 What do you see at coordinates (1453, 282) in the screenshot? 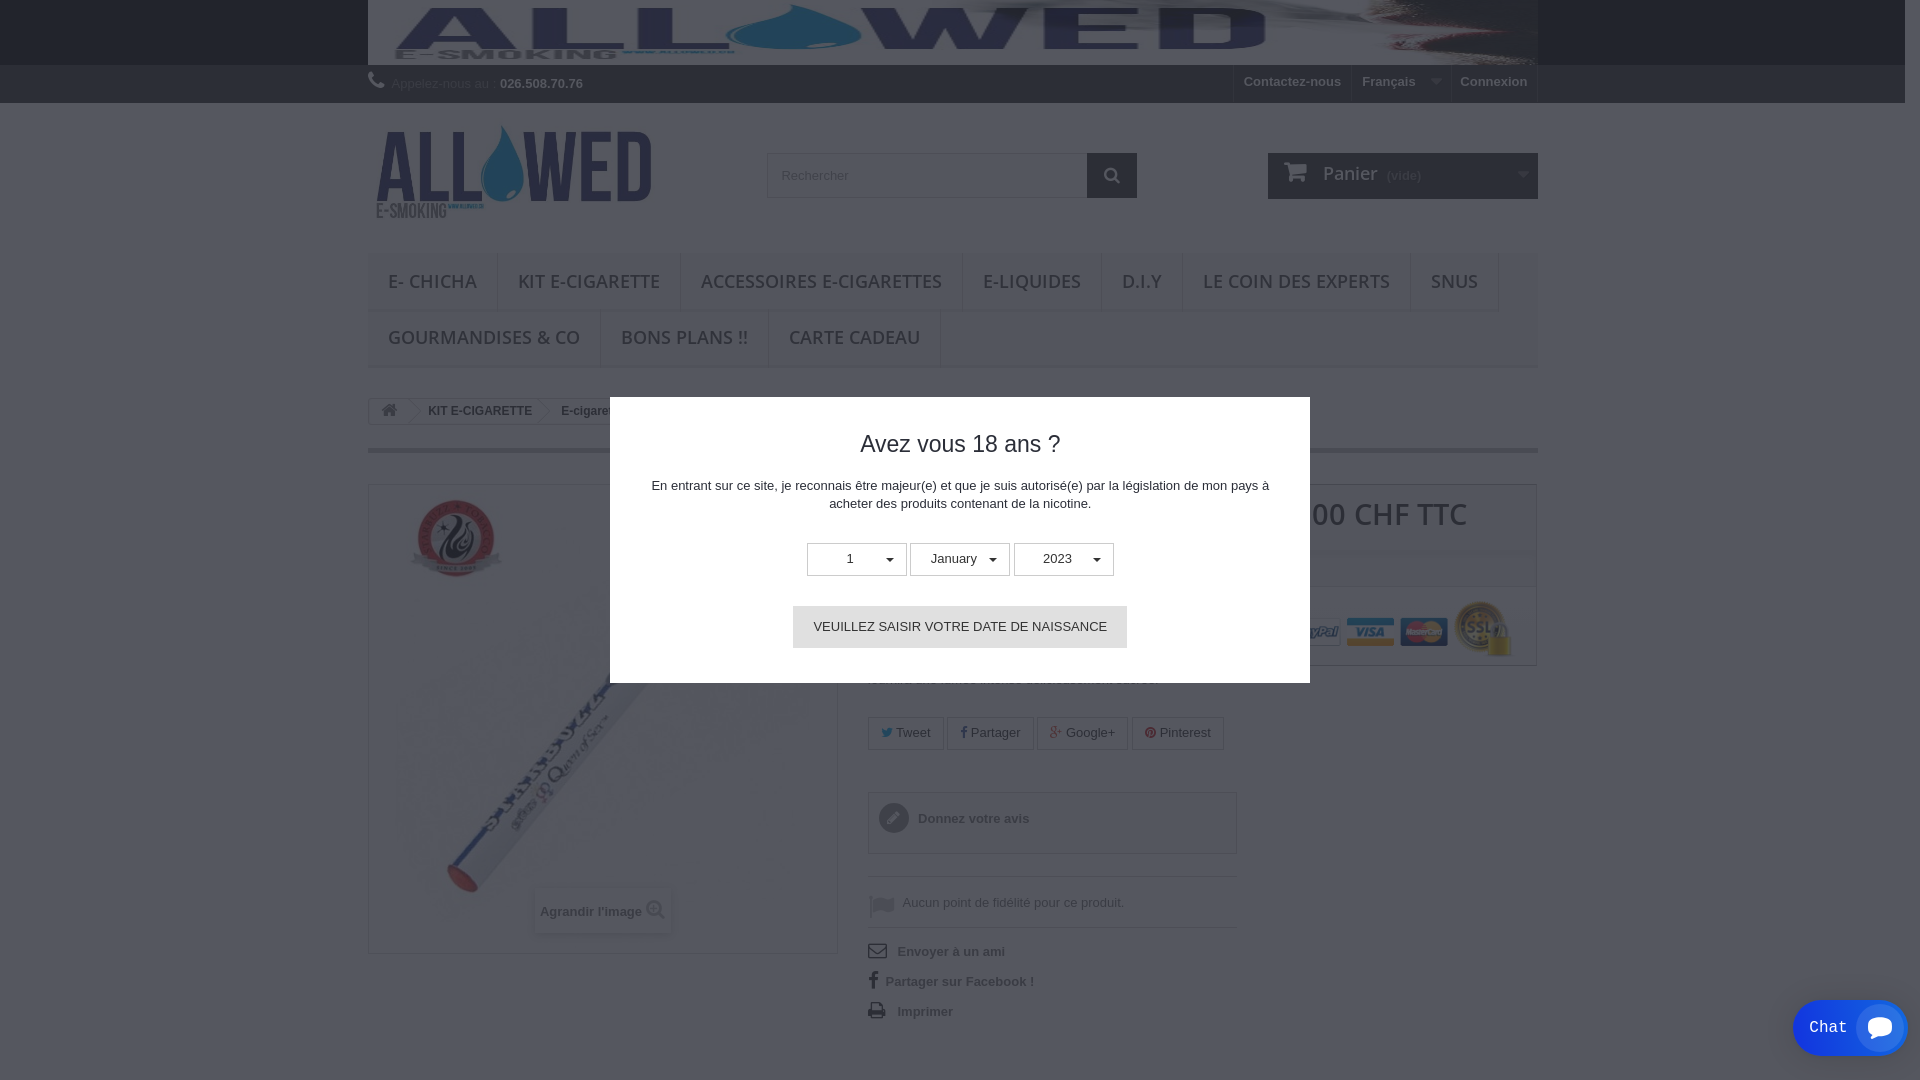
I see `'SNUS'` at bounding box center [1453, 282].